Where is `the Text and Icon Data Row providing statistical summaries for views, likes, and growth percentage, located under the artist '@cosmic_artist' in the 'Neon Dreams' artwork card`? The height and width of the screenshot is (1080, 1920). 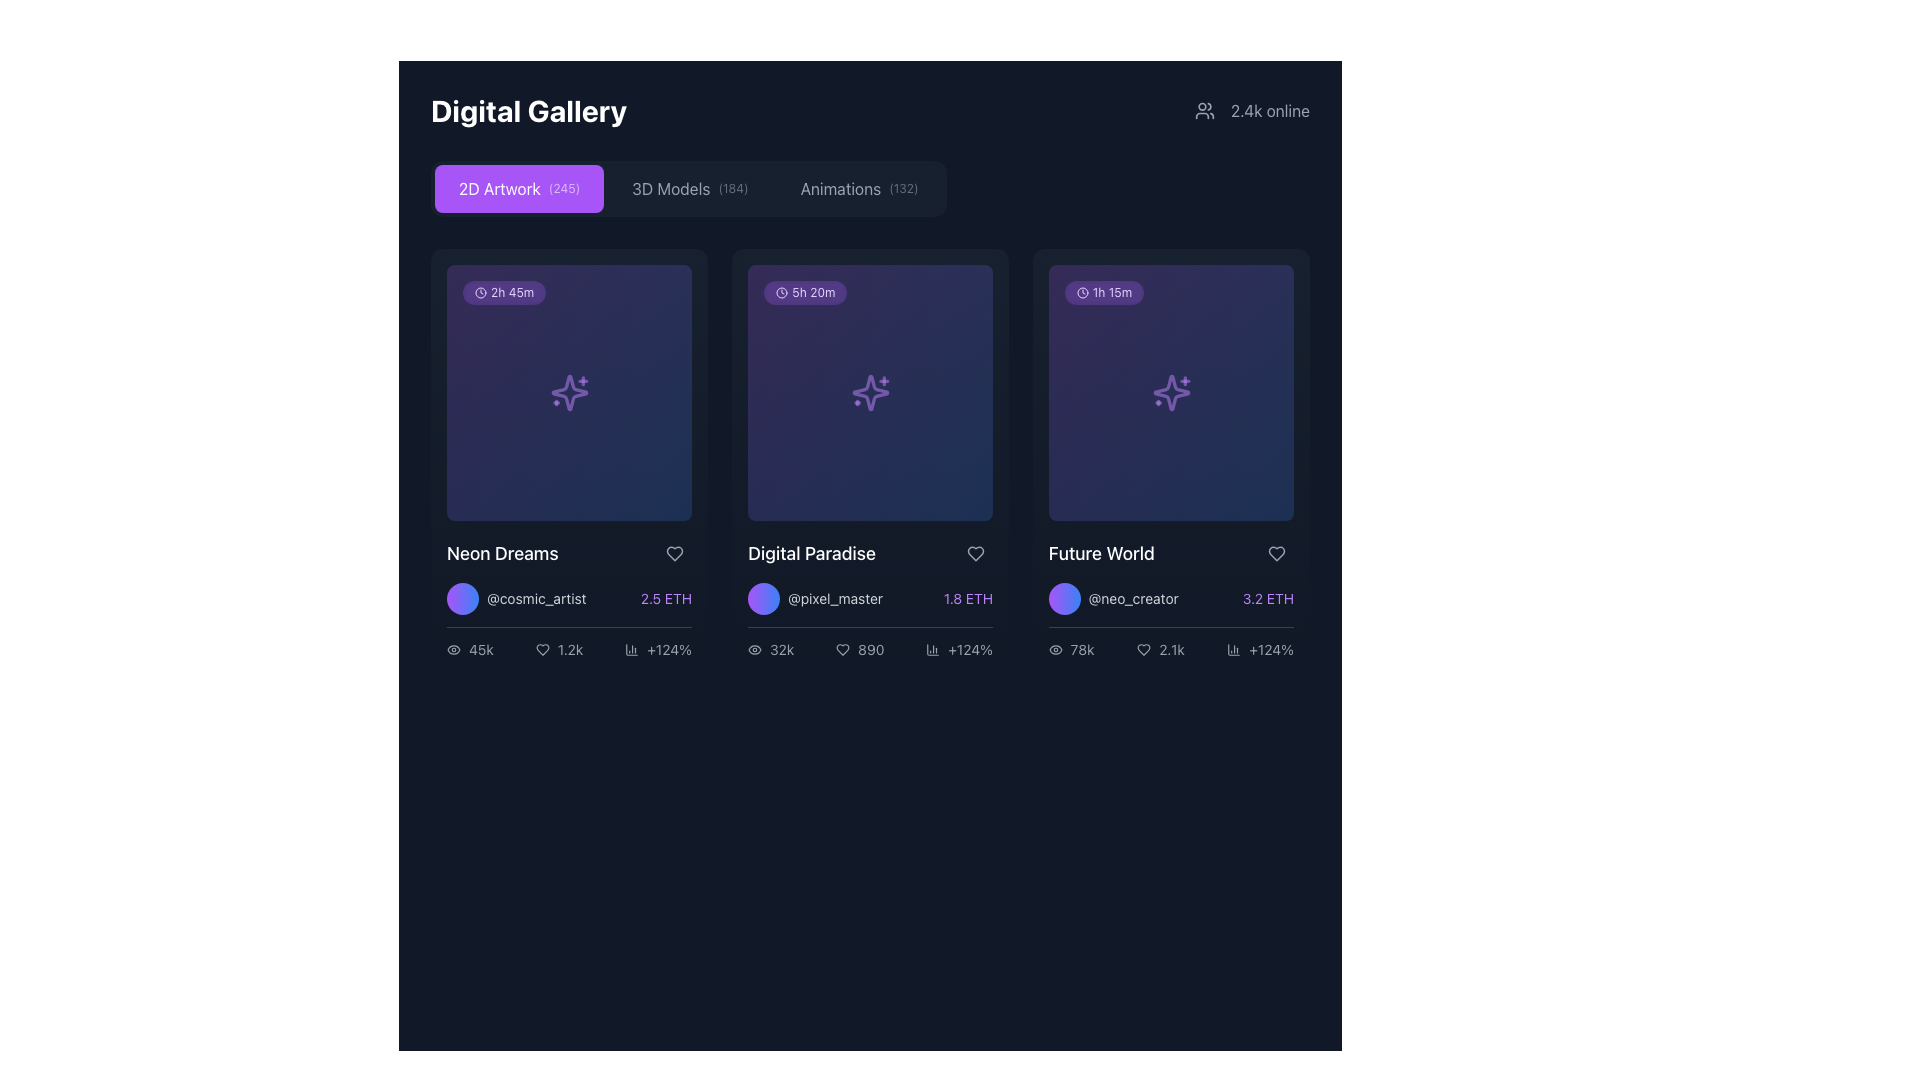
the Text and Icon Data Row providing statistical summaries for views, likes, and growth percentage, located under the artist '@cosmic_artist' in the 'Neon Dreams' artwork card is located at coordinates (568, 643).